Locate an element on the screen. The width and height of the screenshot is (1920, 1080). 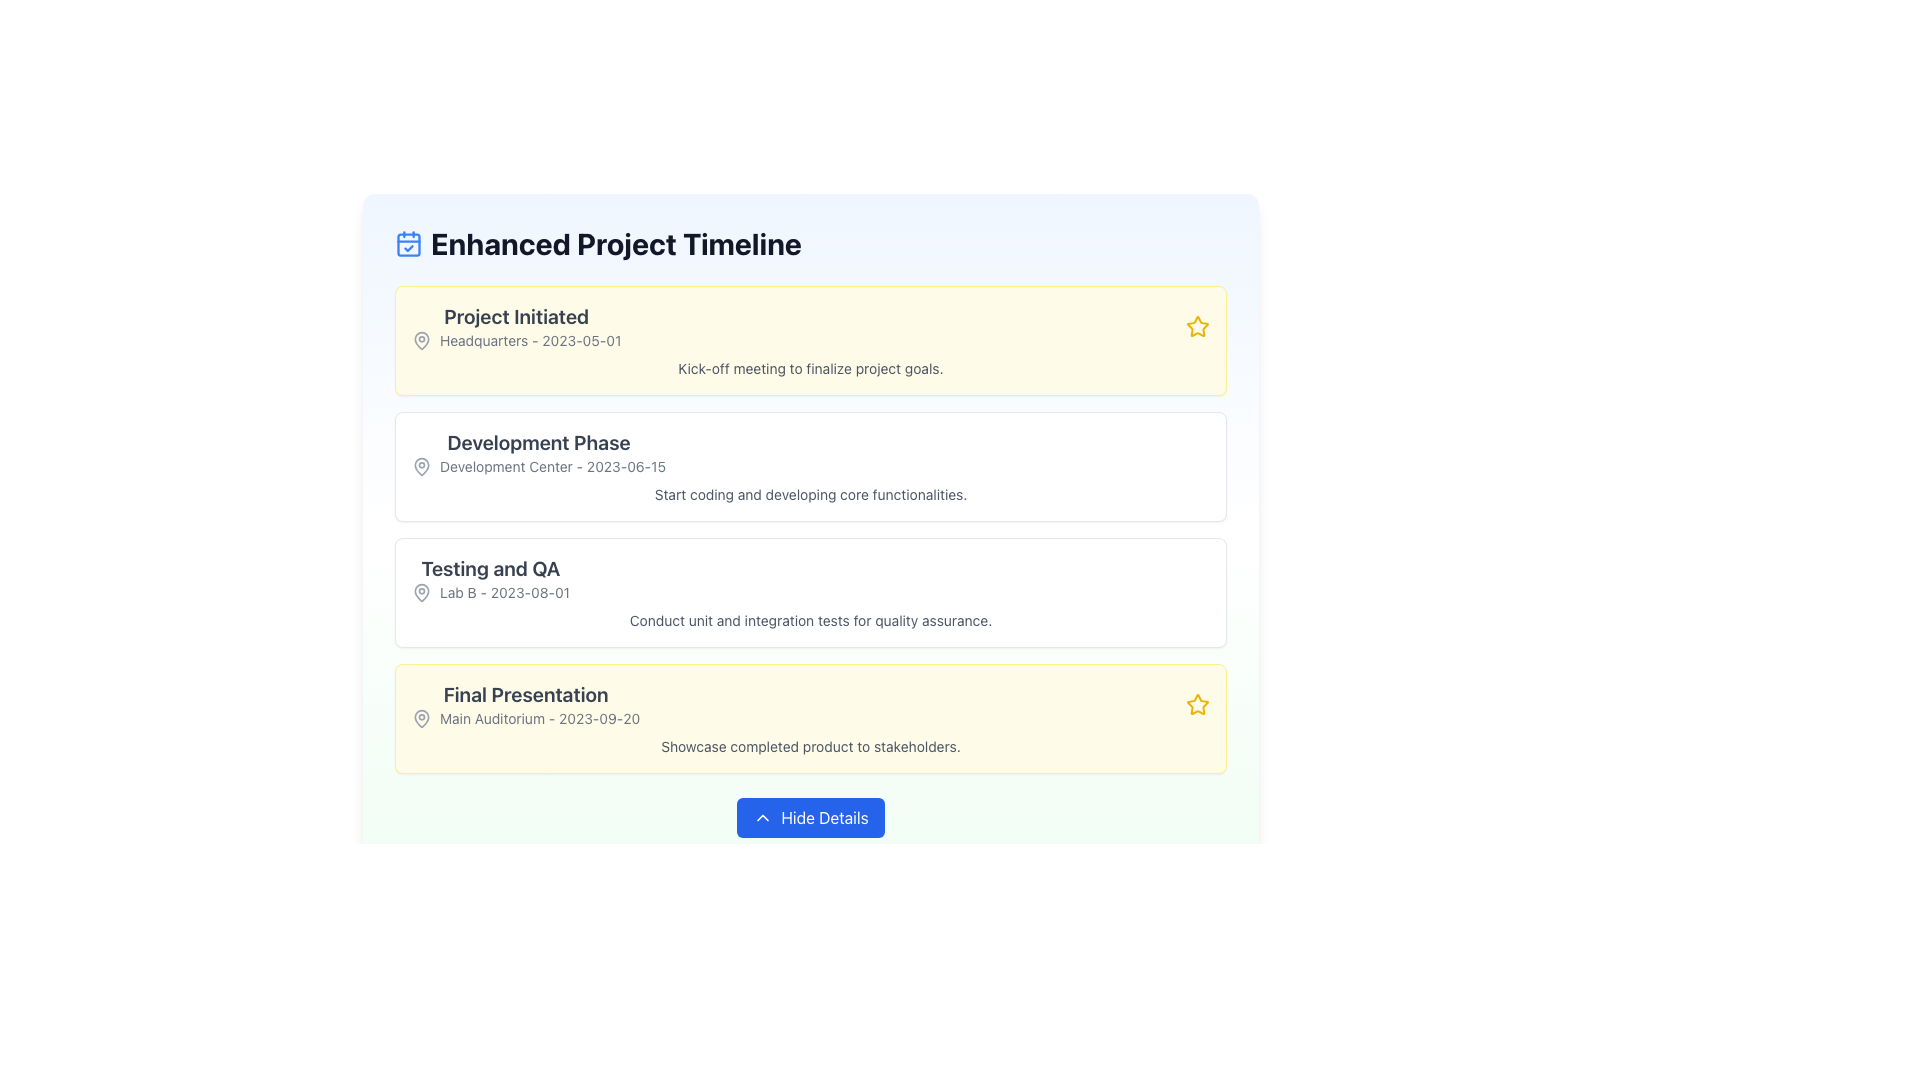
the Location marker icon next to the 'Lab B - 2023-08-01' label in the third timeline entry labeled 'Testing and QA' of the 'Enhanced Project Timeline' interface is located at coordinates (421, 590).